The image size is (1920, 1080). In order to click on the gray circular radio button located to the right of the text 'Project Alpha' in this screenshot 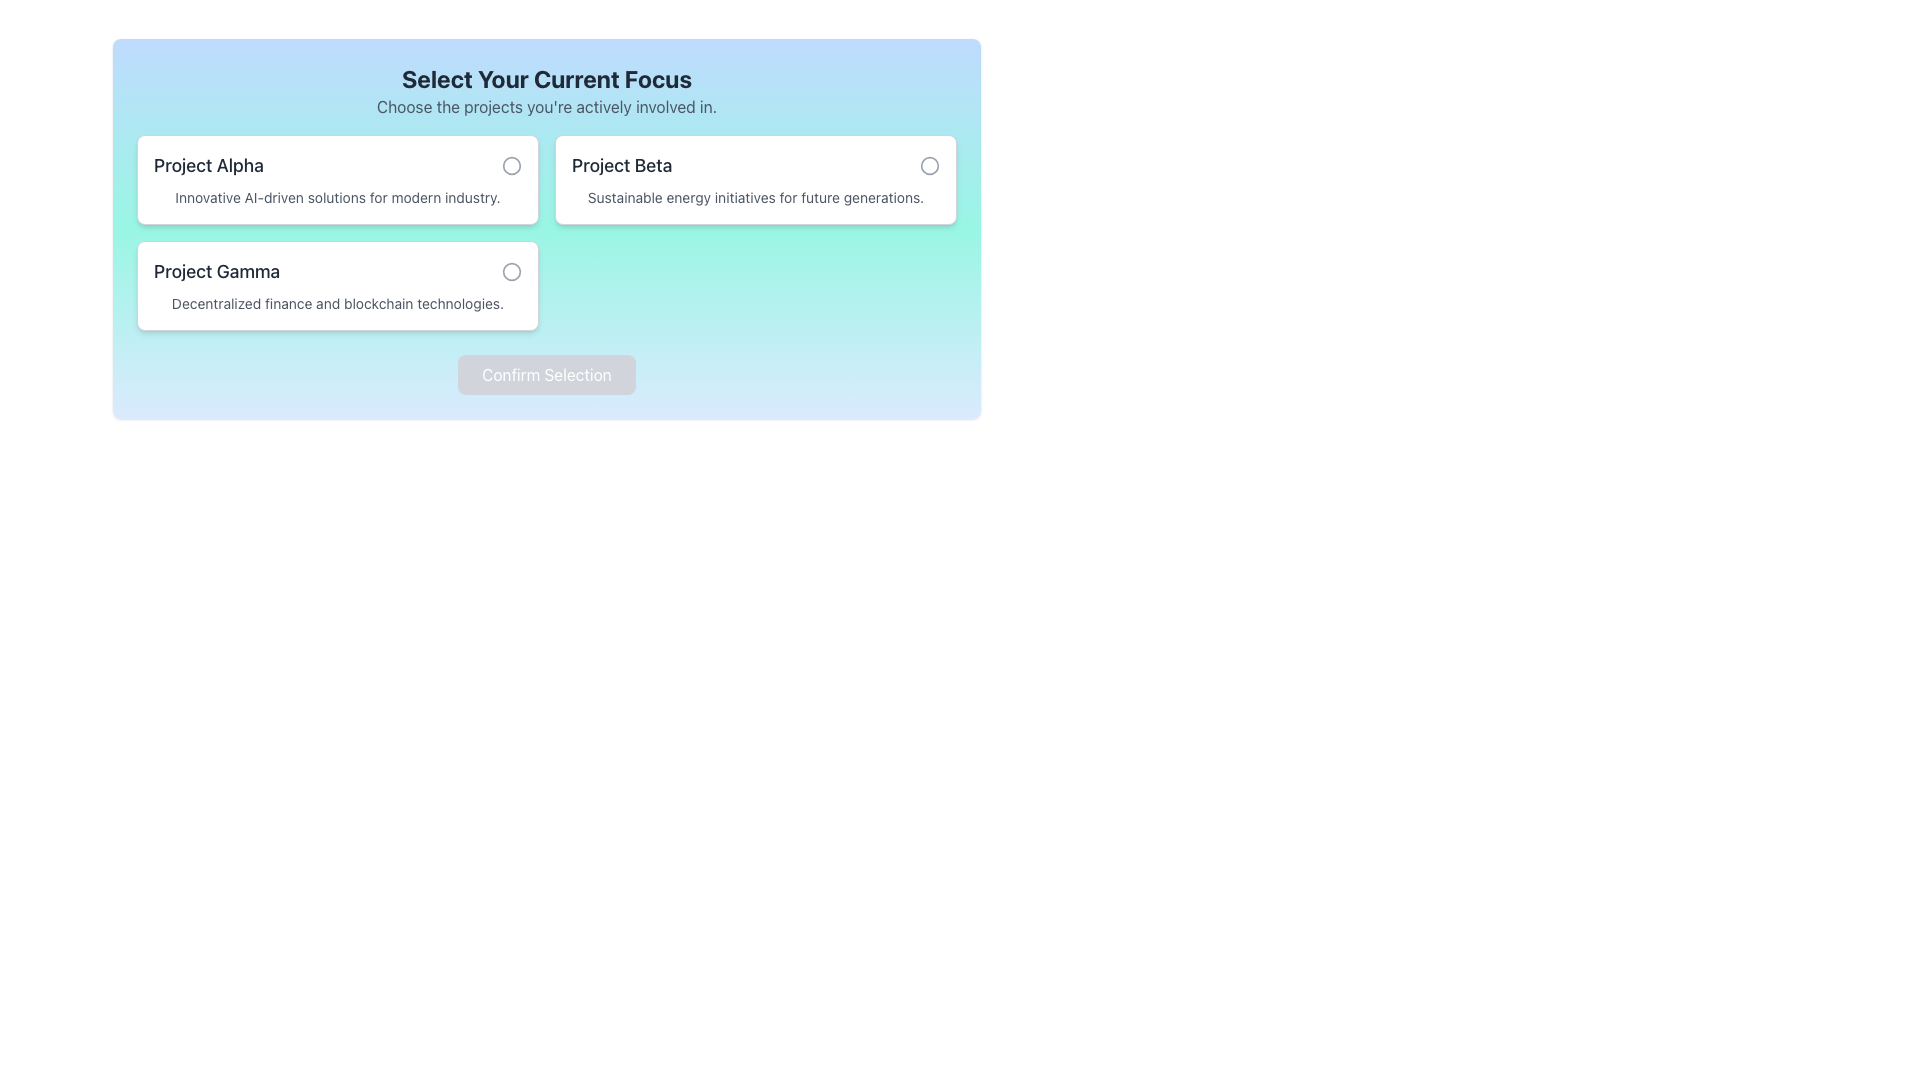, I will do `click(512, 164)`.